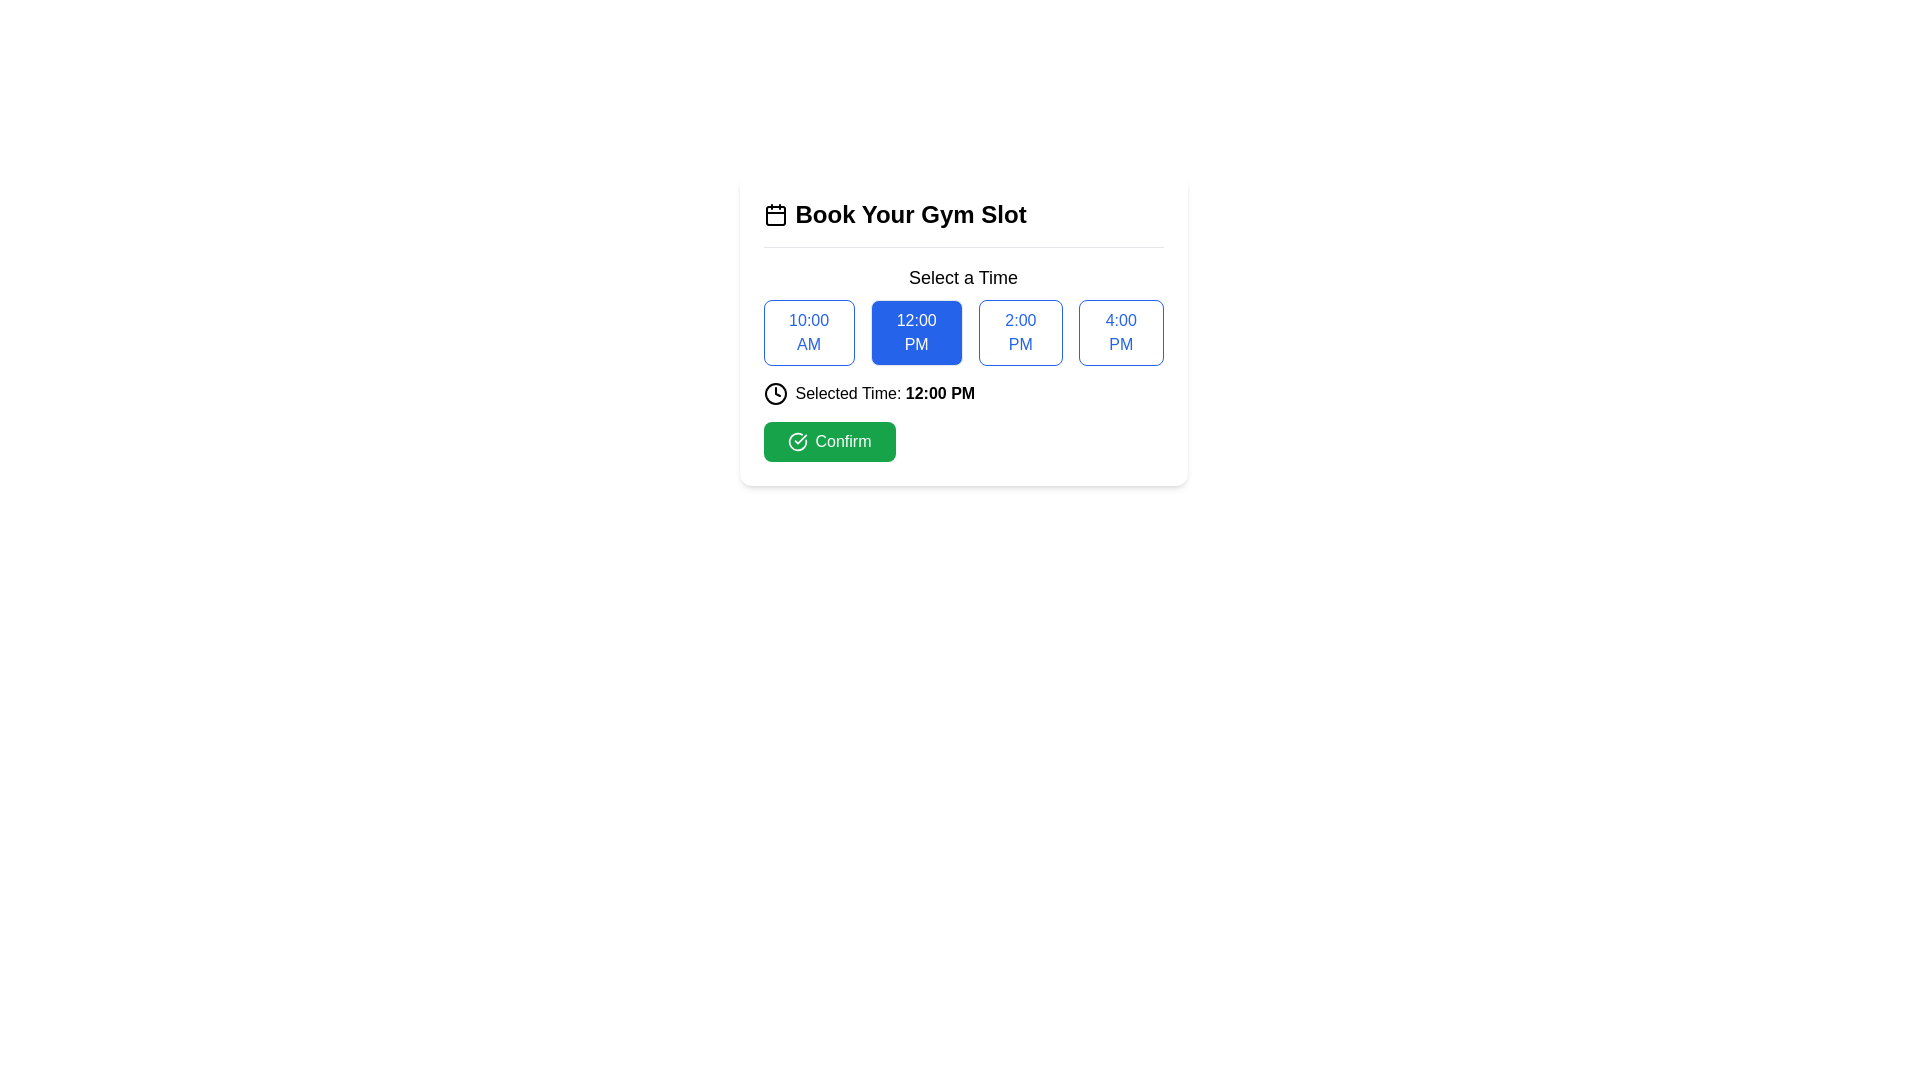 The height and width of the screenshot is (1080, 1920). Describe the element at coordinates (963, 329) in the screenshot. I see `the Time selection button for 12:00 PM` at that location.